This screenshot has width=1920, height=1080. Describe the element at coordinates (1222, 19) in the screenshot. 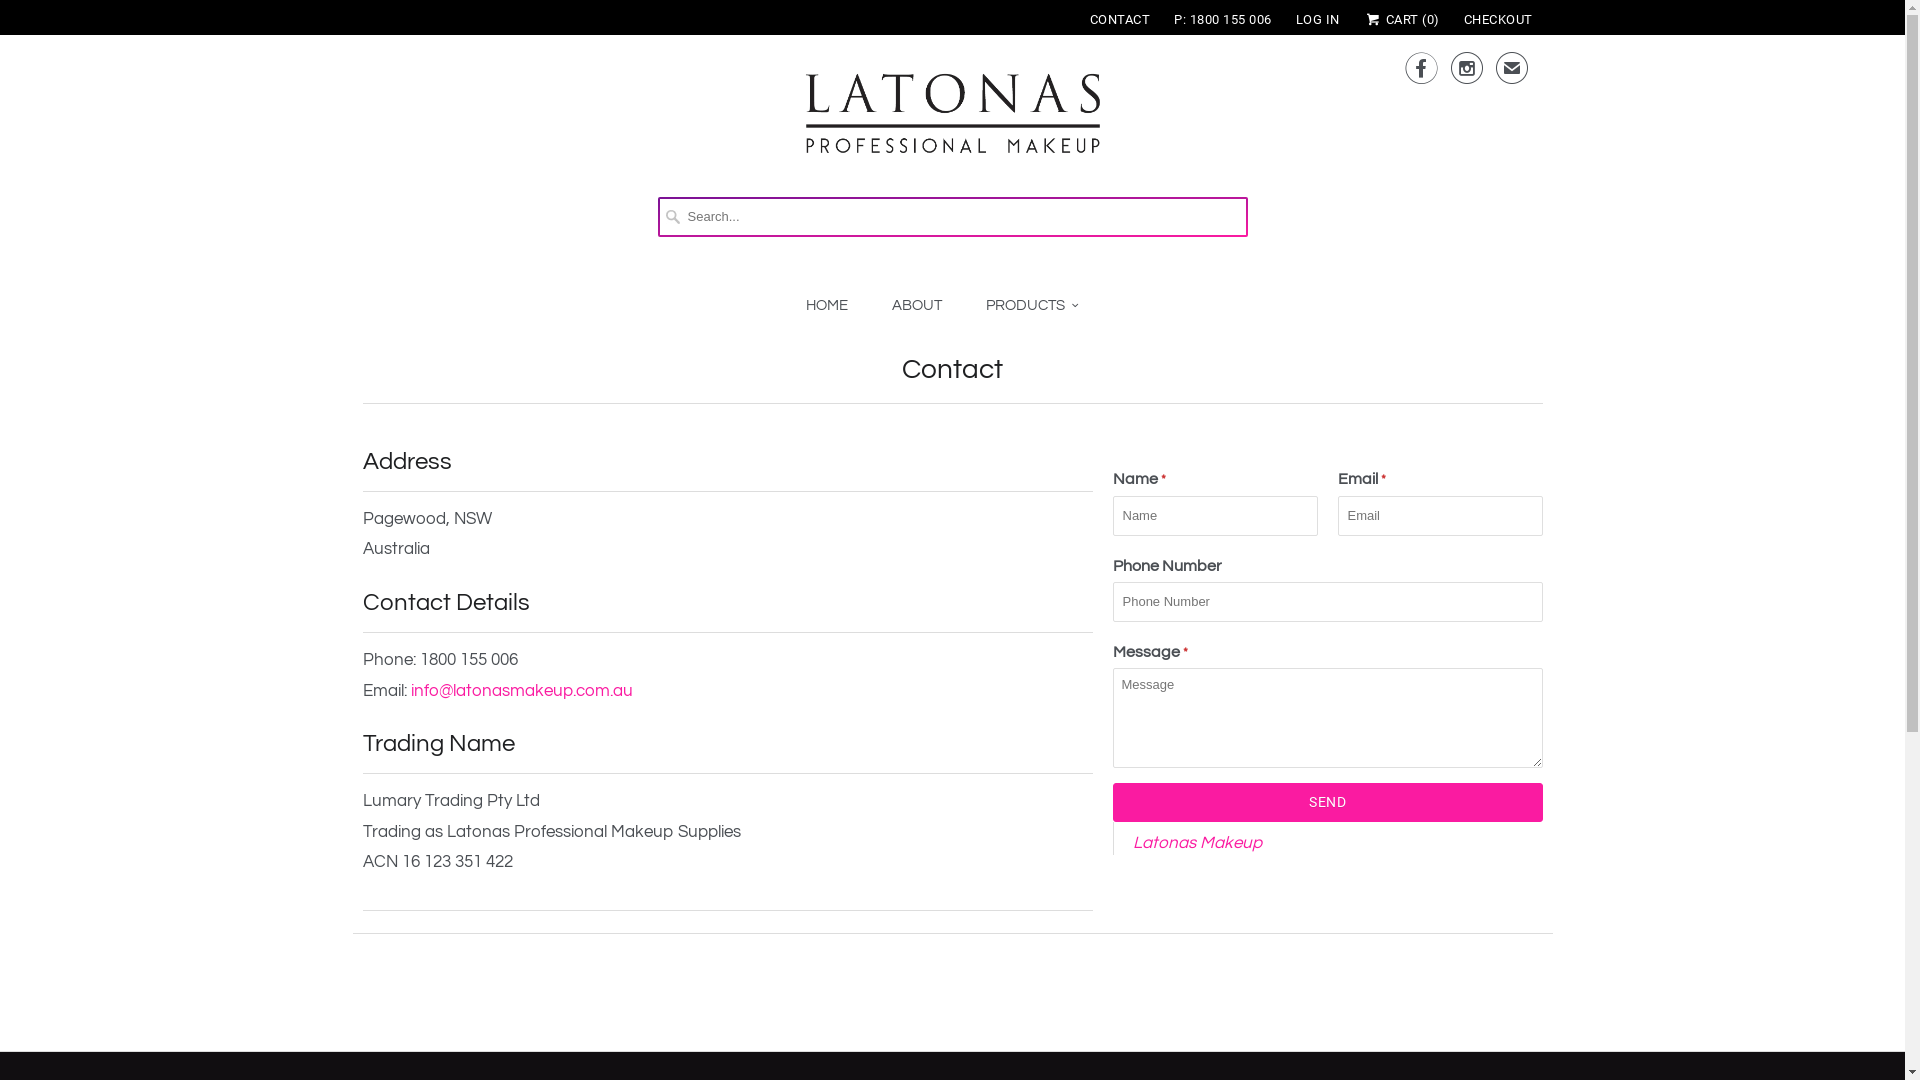

I see `'P: 1800 155 006'` at that location.